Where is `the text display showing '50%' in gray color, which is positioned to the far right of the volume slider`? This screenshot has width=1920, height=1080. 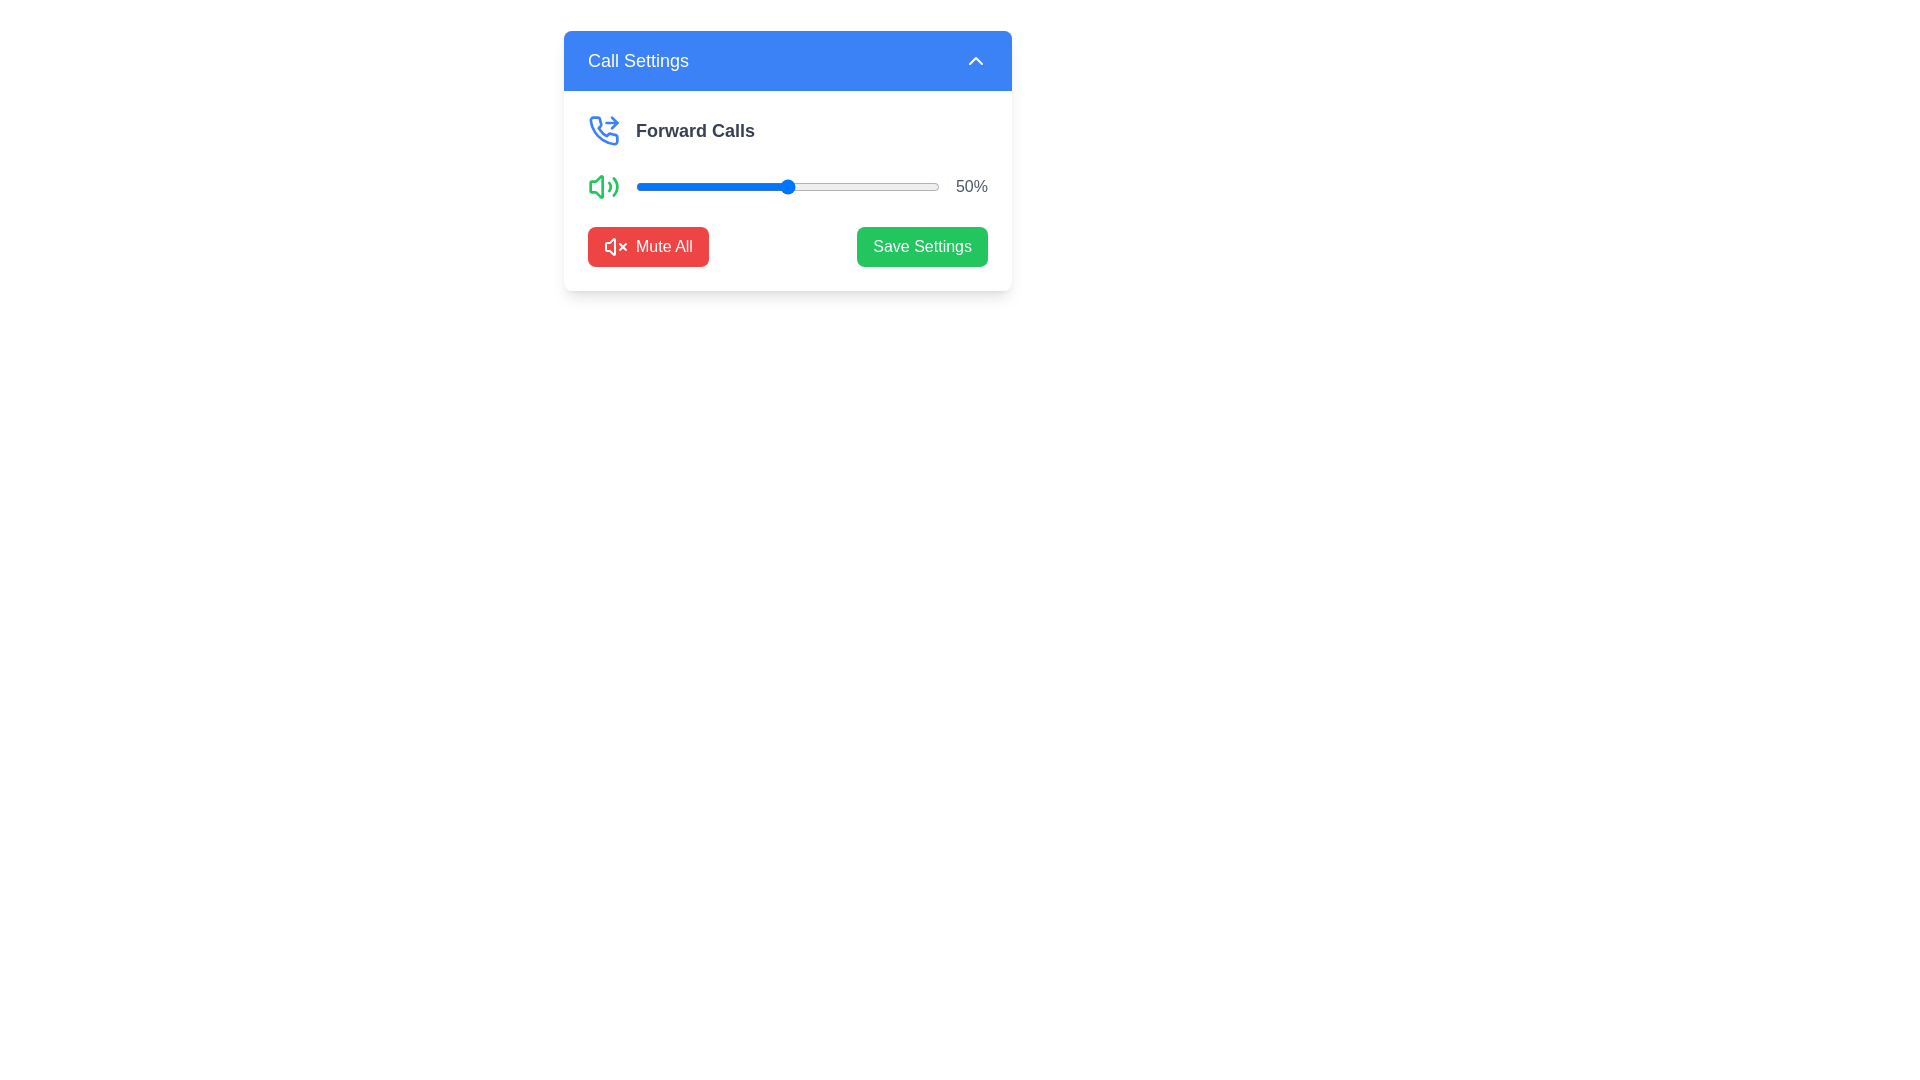 the text display showing '50%' in gray color, which is positioned to the far right of the volume slider is located at coordinates (971, 186).